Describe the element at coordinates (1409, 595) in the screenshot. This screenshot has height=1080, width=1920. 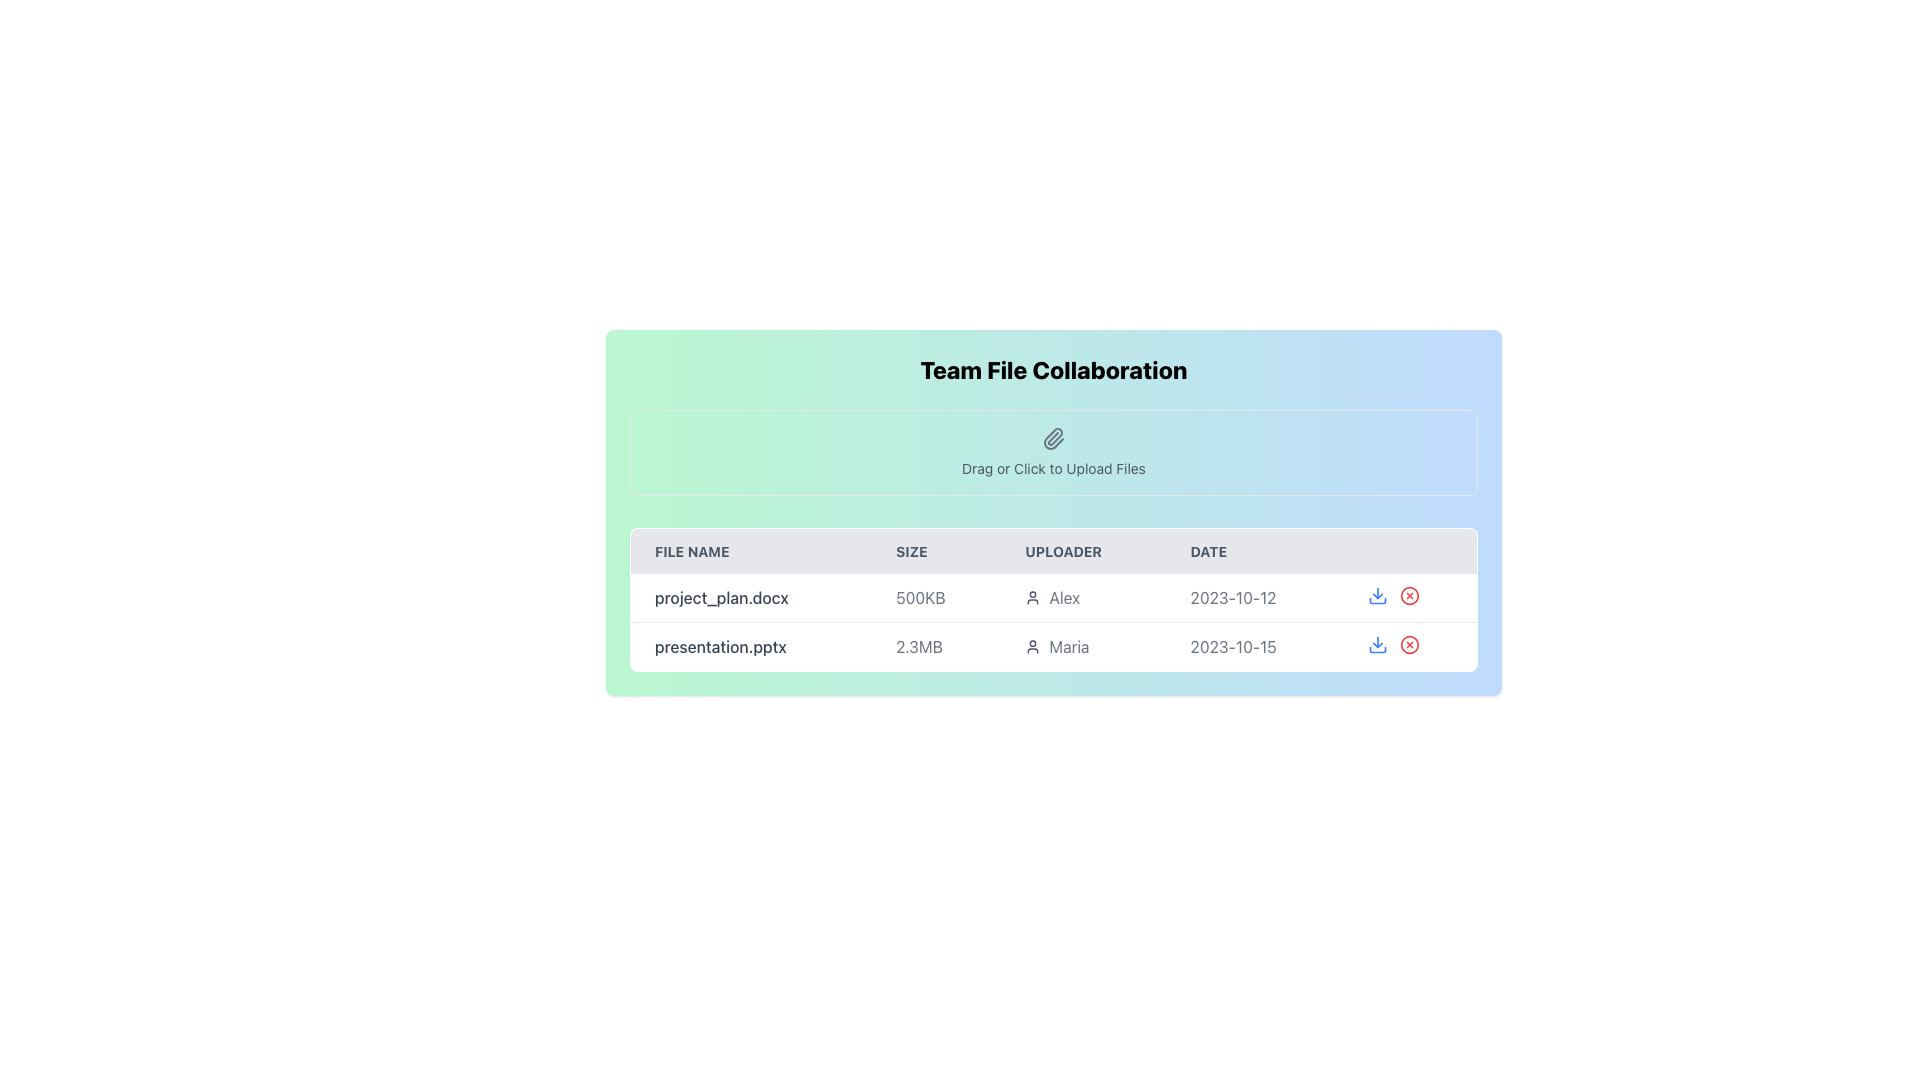
I see `the circular icon button with a red border and an 'X' icon, located in the action controls column for the file 'project_plan.docx'` at that location.